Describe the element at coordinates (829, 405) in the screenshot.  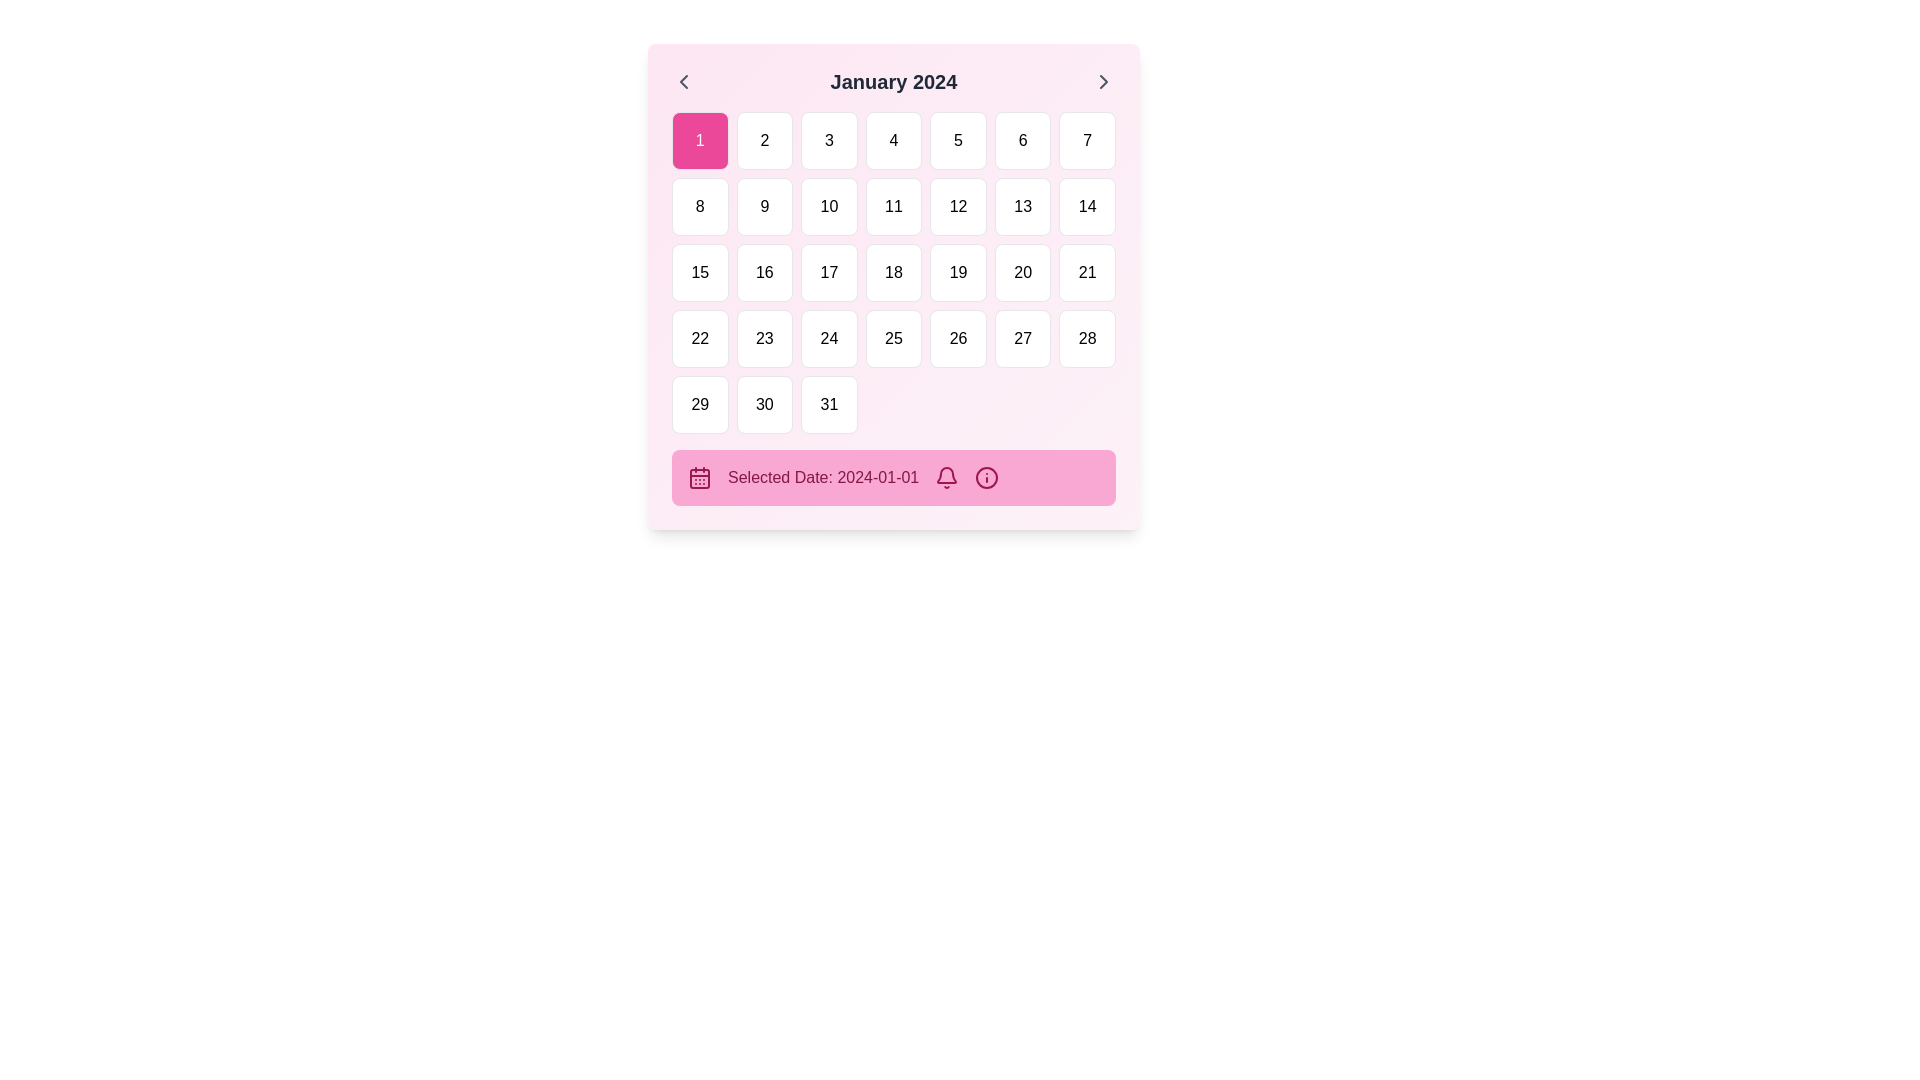
I see `the button labeled '31' in the calendar` at that location.